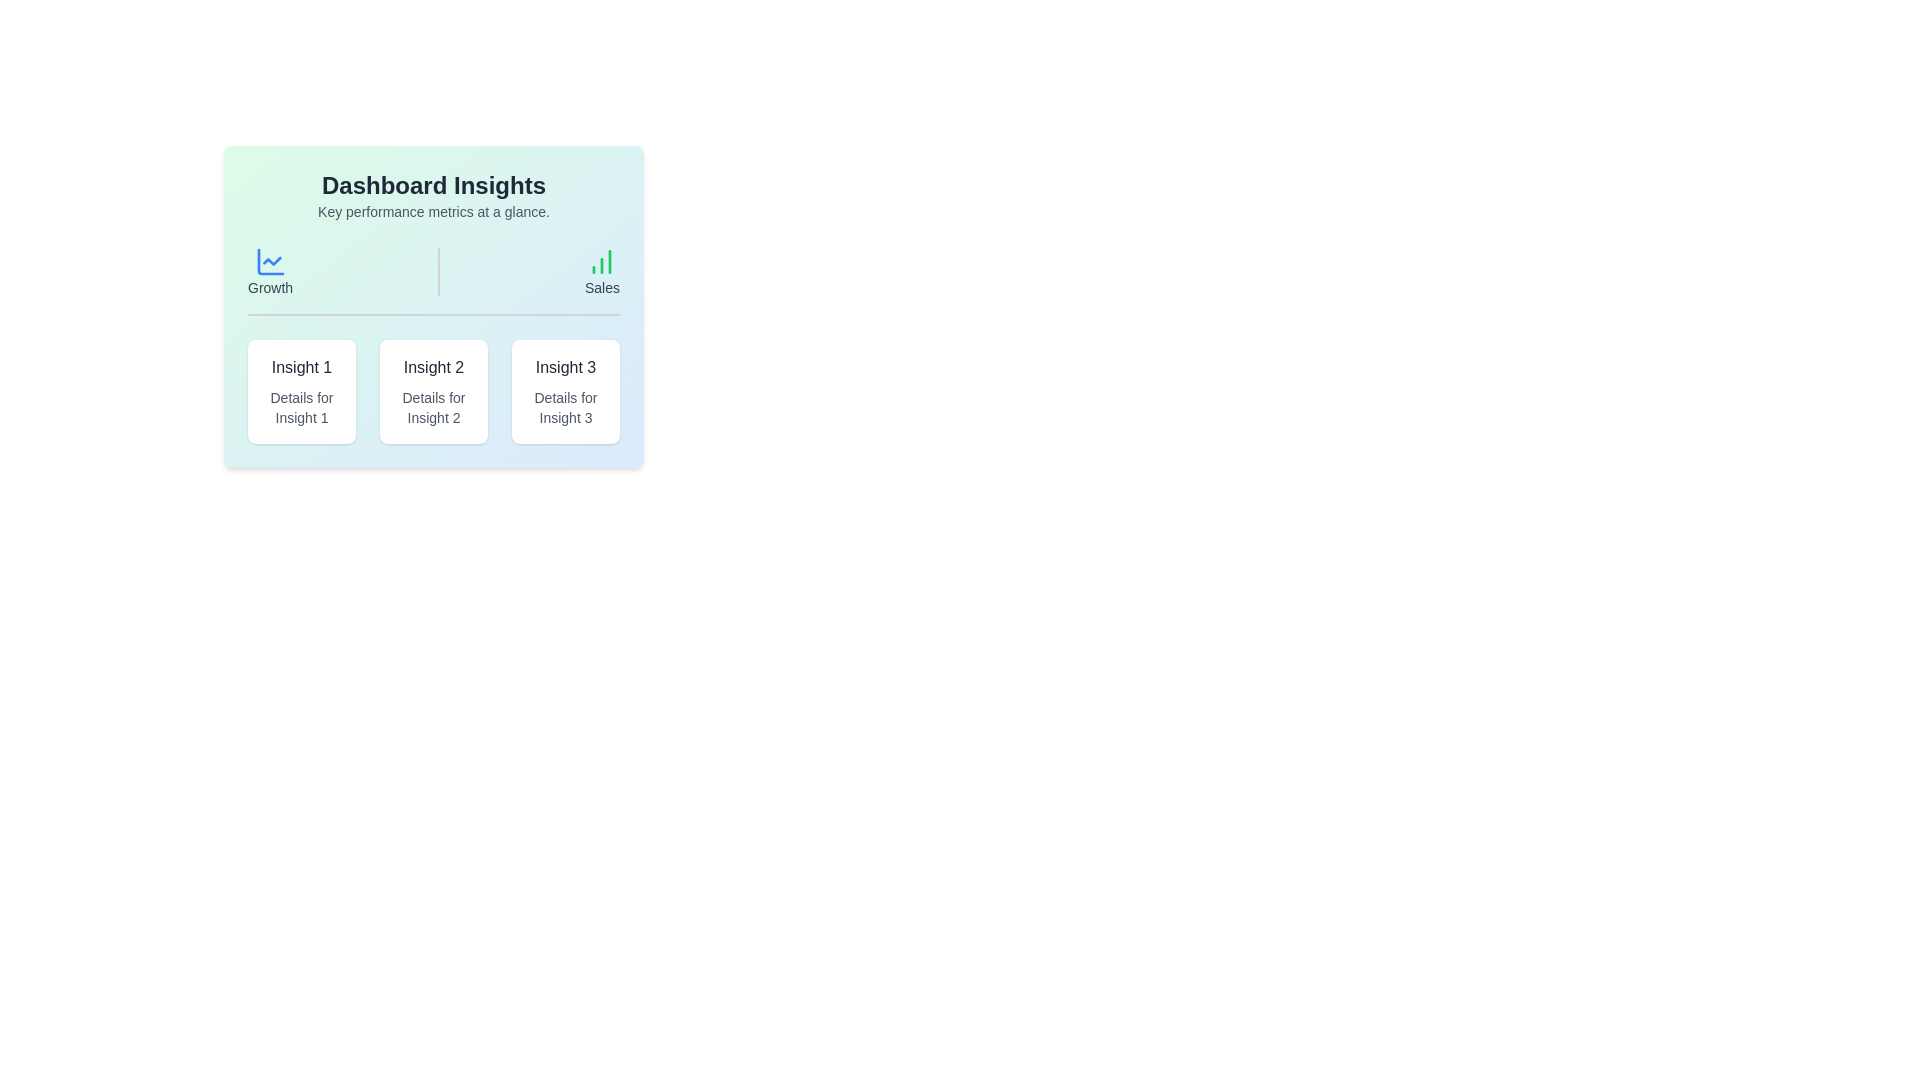 The height and width of the screenshot is (1080, 1920). What do you see at coordinates (432, 367) in the screenshot?
I see `the static text label 'Insight 2' located in the middle card of the Dashboard Insights section, positioned between 'Insight 1' and 'Insight 3'` at bounding box center [432, 367].